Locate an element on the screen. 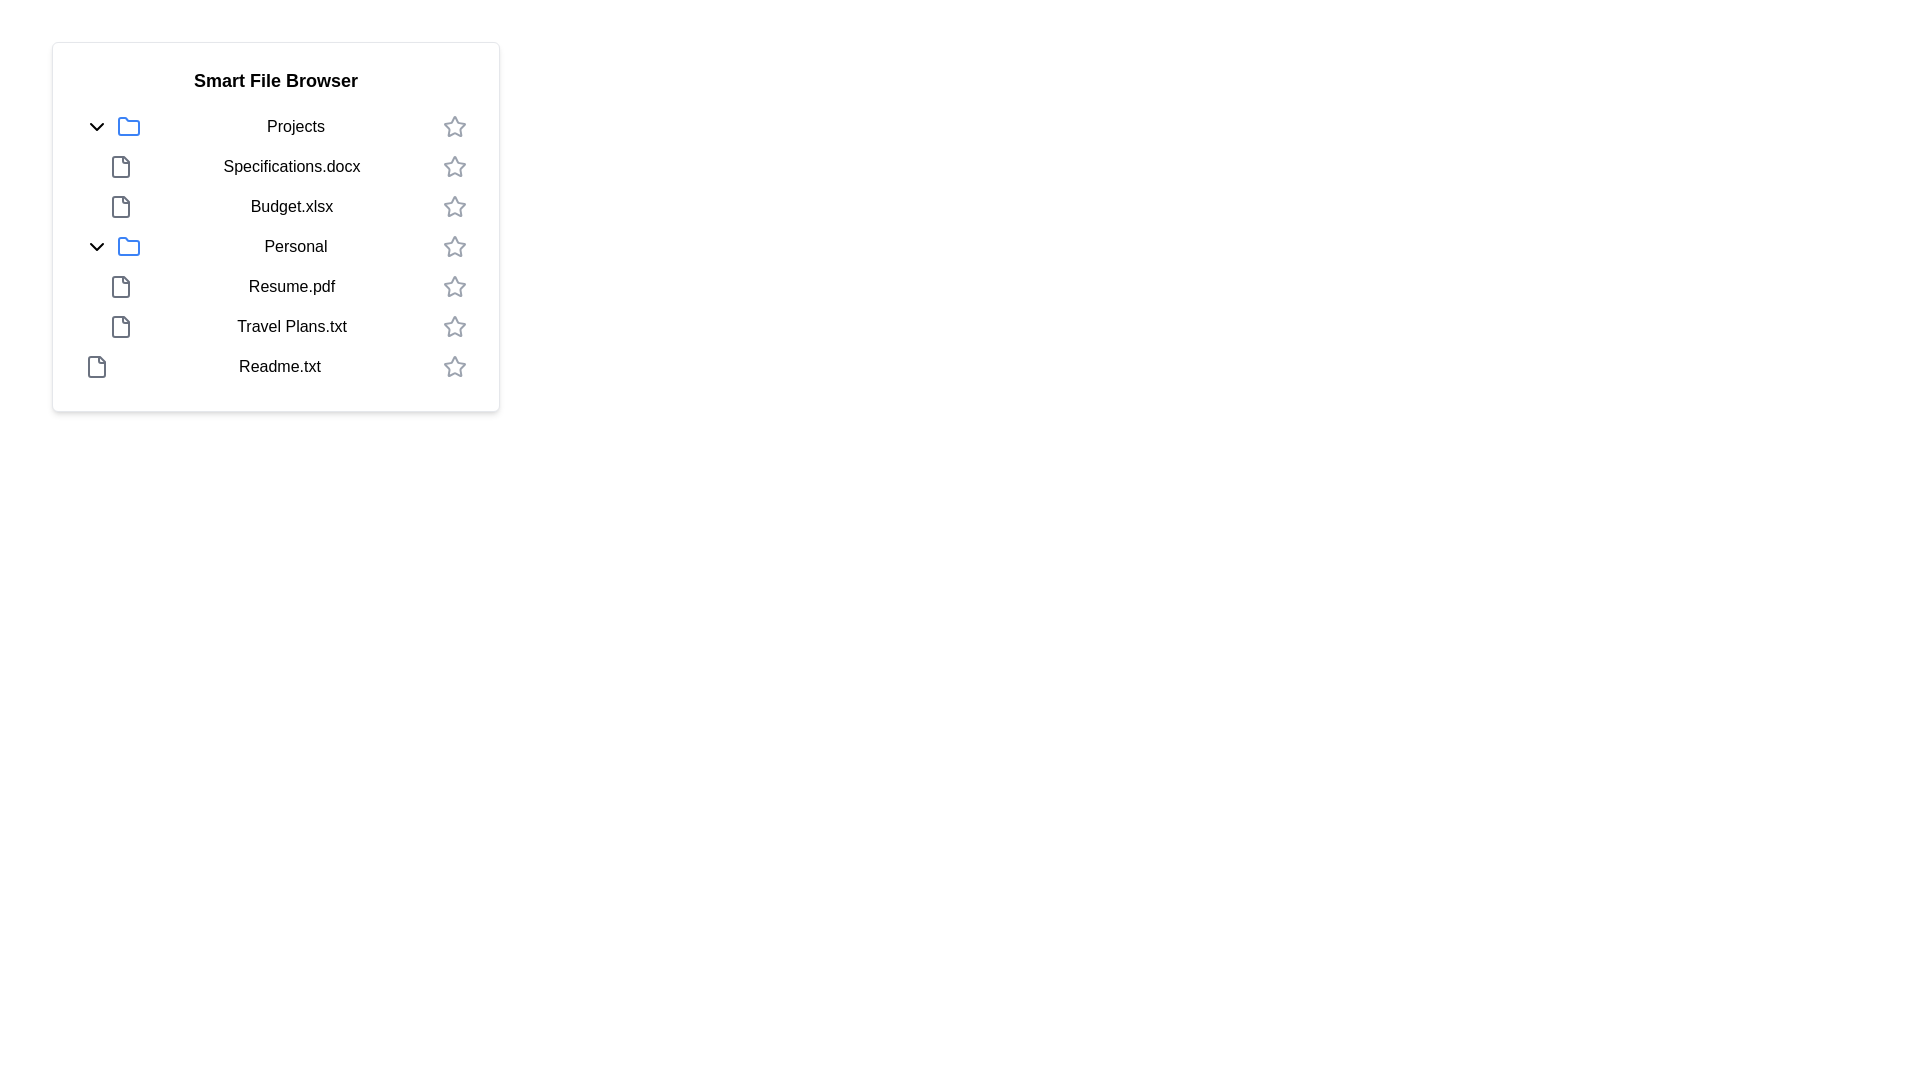 The height and width of the screenshot is (1080, 1920). the 'Travel Plans.txt' label is located at coordinates (291, 326).